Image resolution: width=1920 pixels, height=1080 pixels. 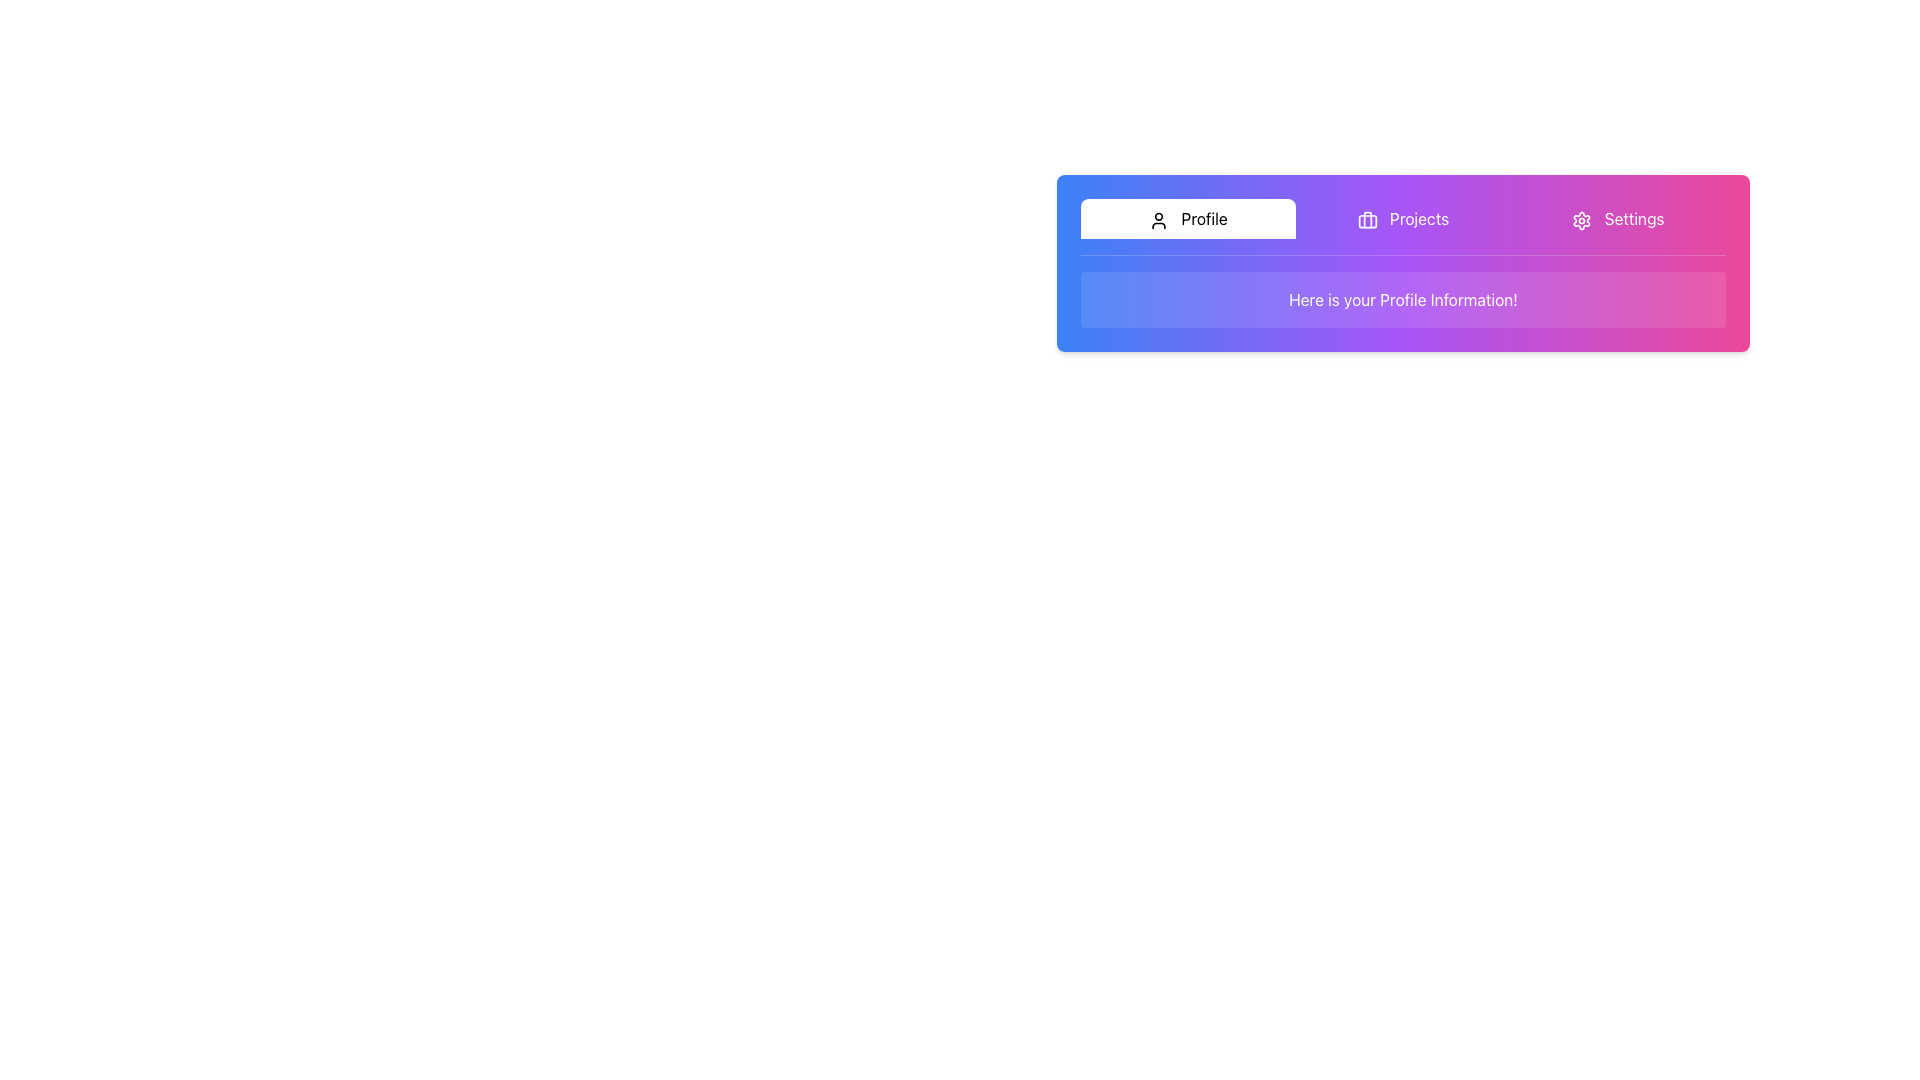 I want to click on the informational text box that displays 'Here is your Profile Information!' which is located below the tabs labeled 'Profile', 'Projects', and 'Settings', so click(x=1402, y=300).